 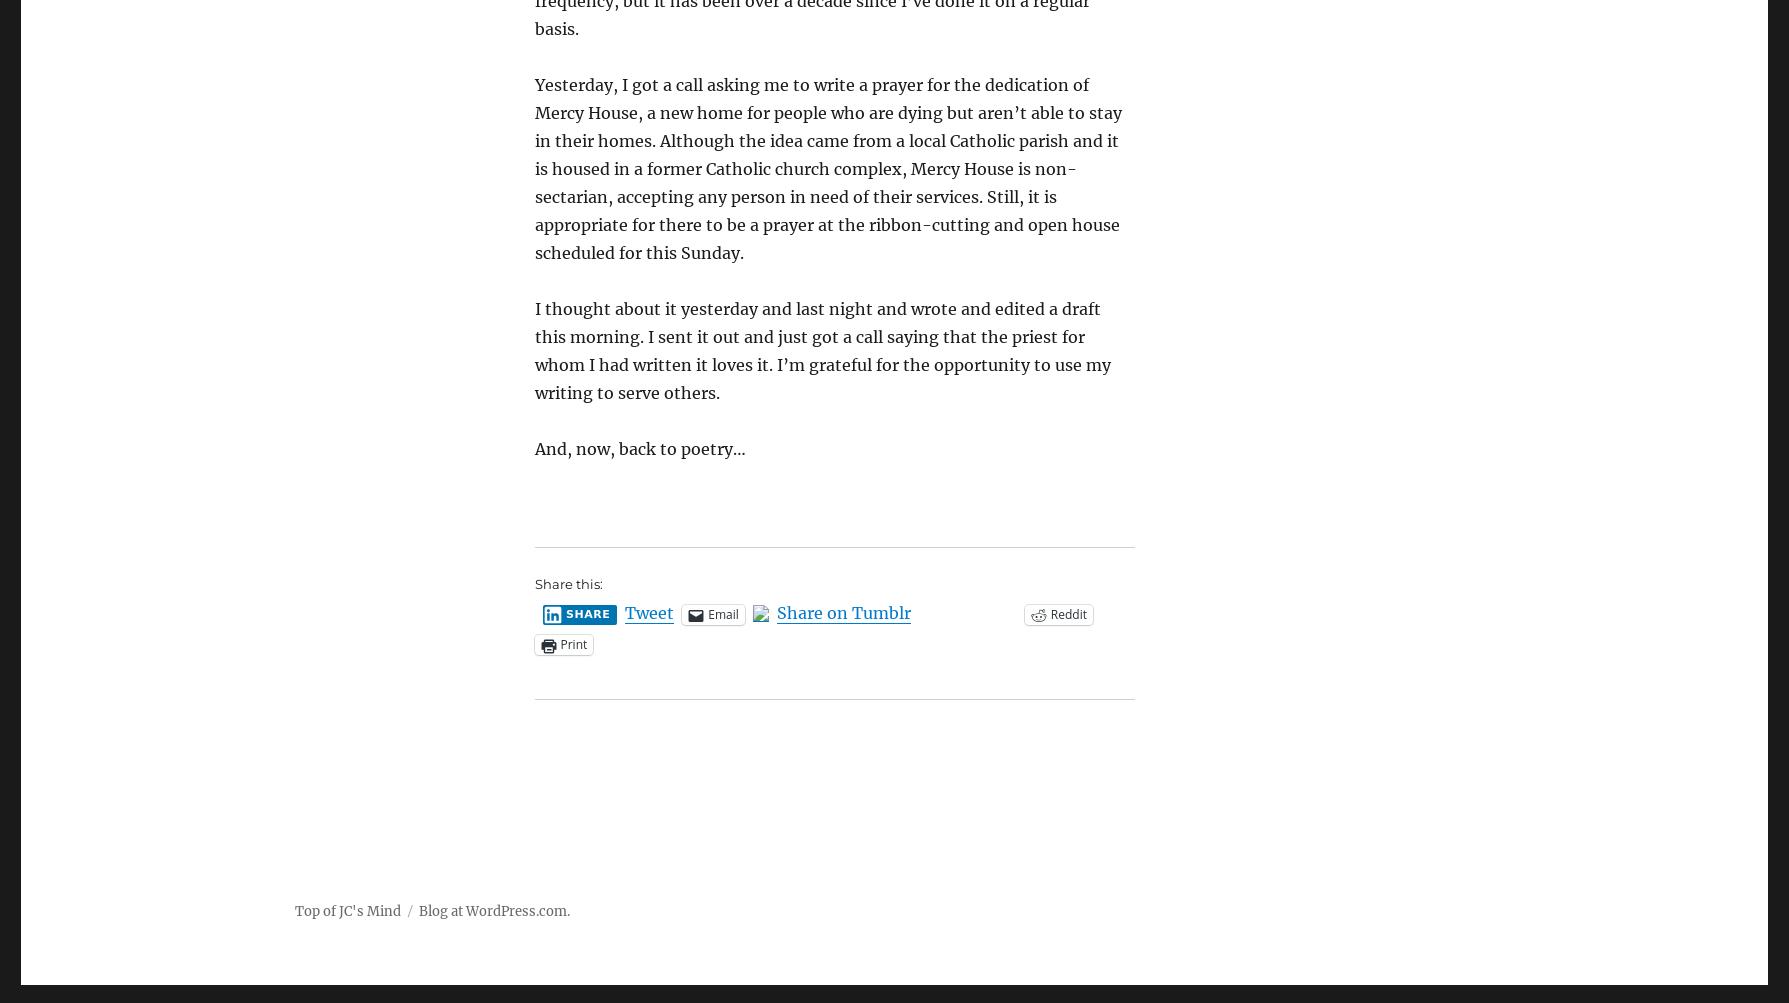 What do you see at coordinates (639, 448) in the screenshot?
I see `'And, now, back to poetry…'` at bounding box center [639, 448].